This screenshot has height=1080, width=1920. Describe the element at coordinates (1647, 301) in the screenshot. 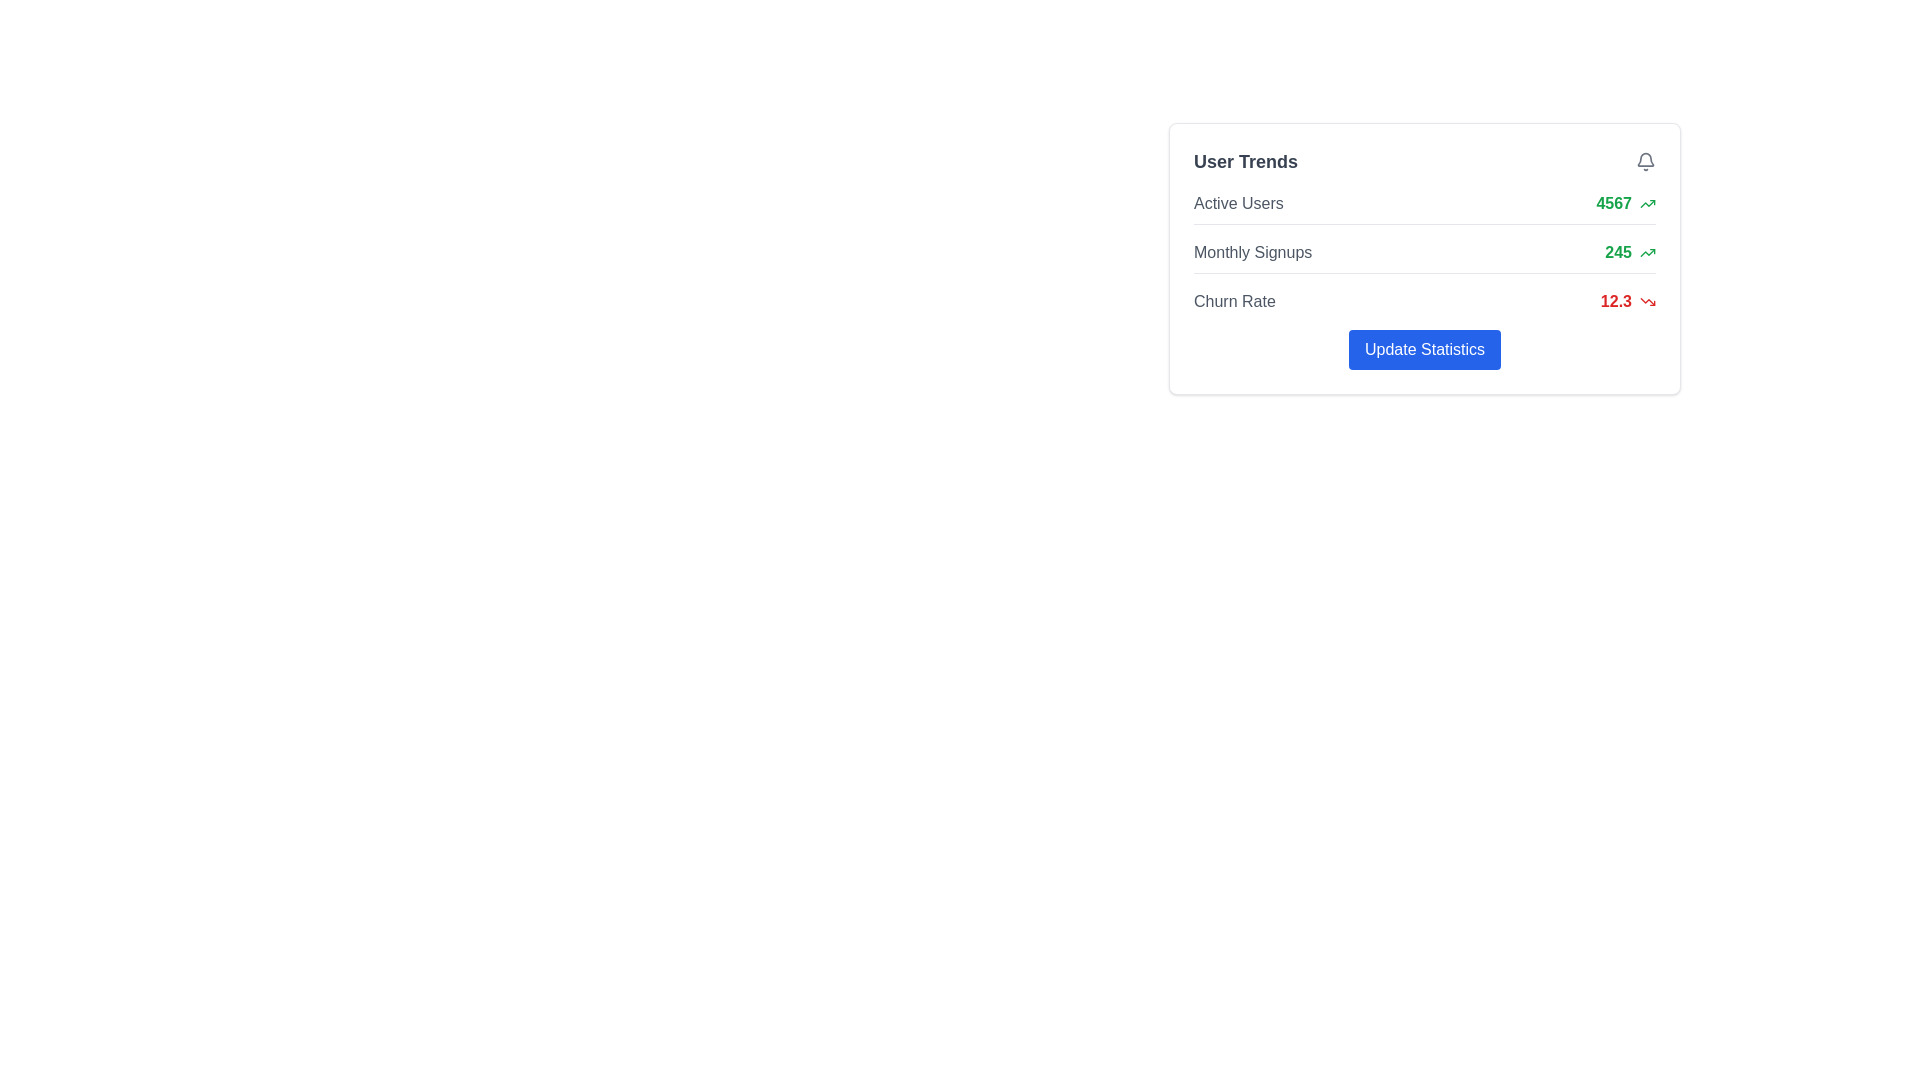

I see `the small icon resembling a downward trend arrow with a red stroke, located next to the red text '12.3' in the 'User Trends' card, positioned at the right side of the 'Churn Rate' label` at that location.